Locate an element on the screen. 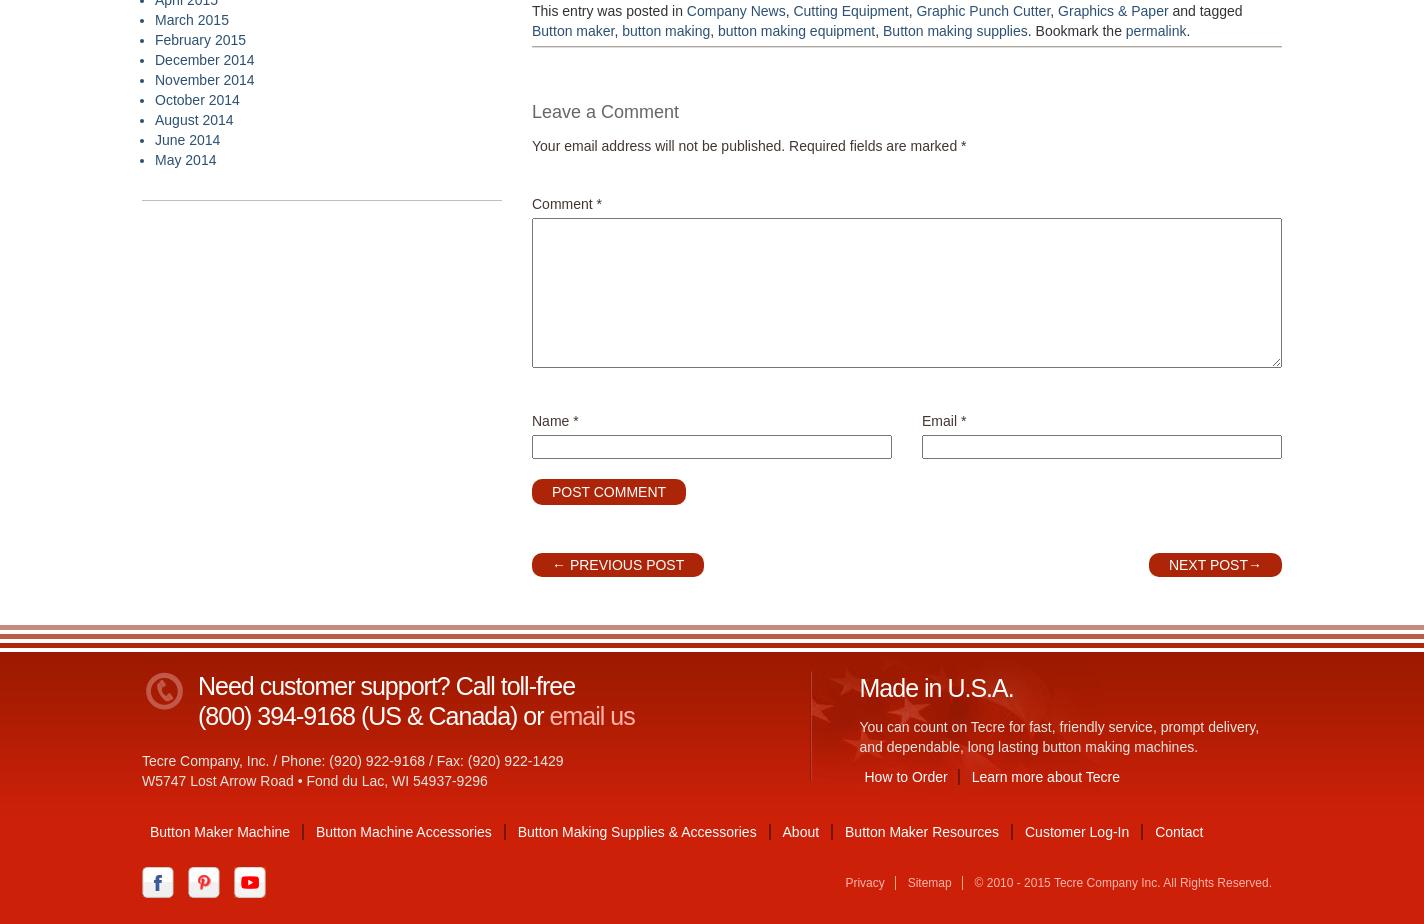 This screenshot has width=1424, height=924. '(800) 394-9168 (US & Canada) or' is located at coordinates (373, 716).